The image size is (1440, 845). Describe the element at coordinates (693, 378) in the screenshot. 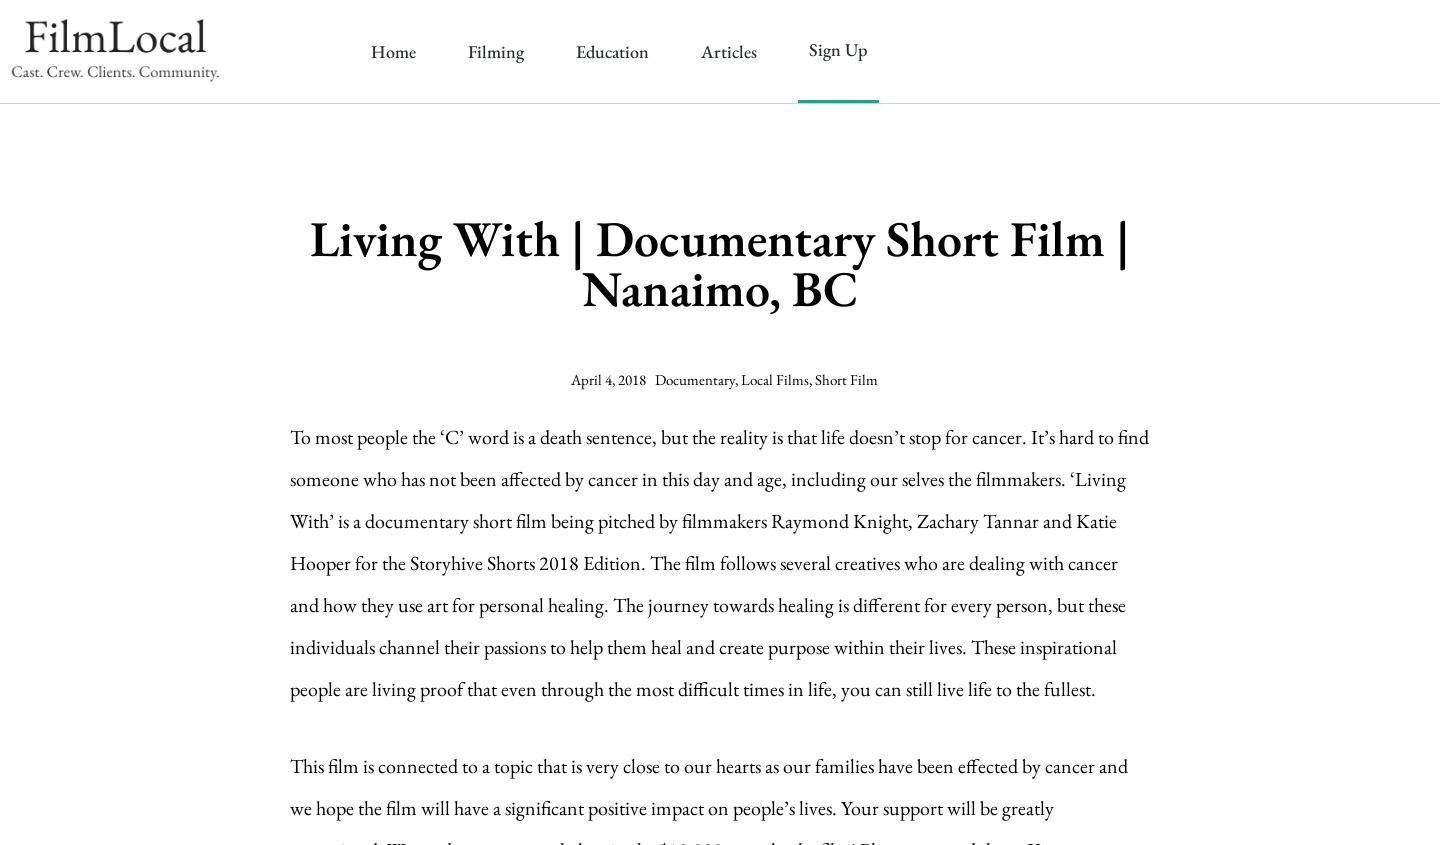

I see `'Documentary'` at that location.